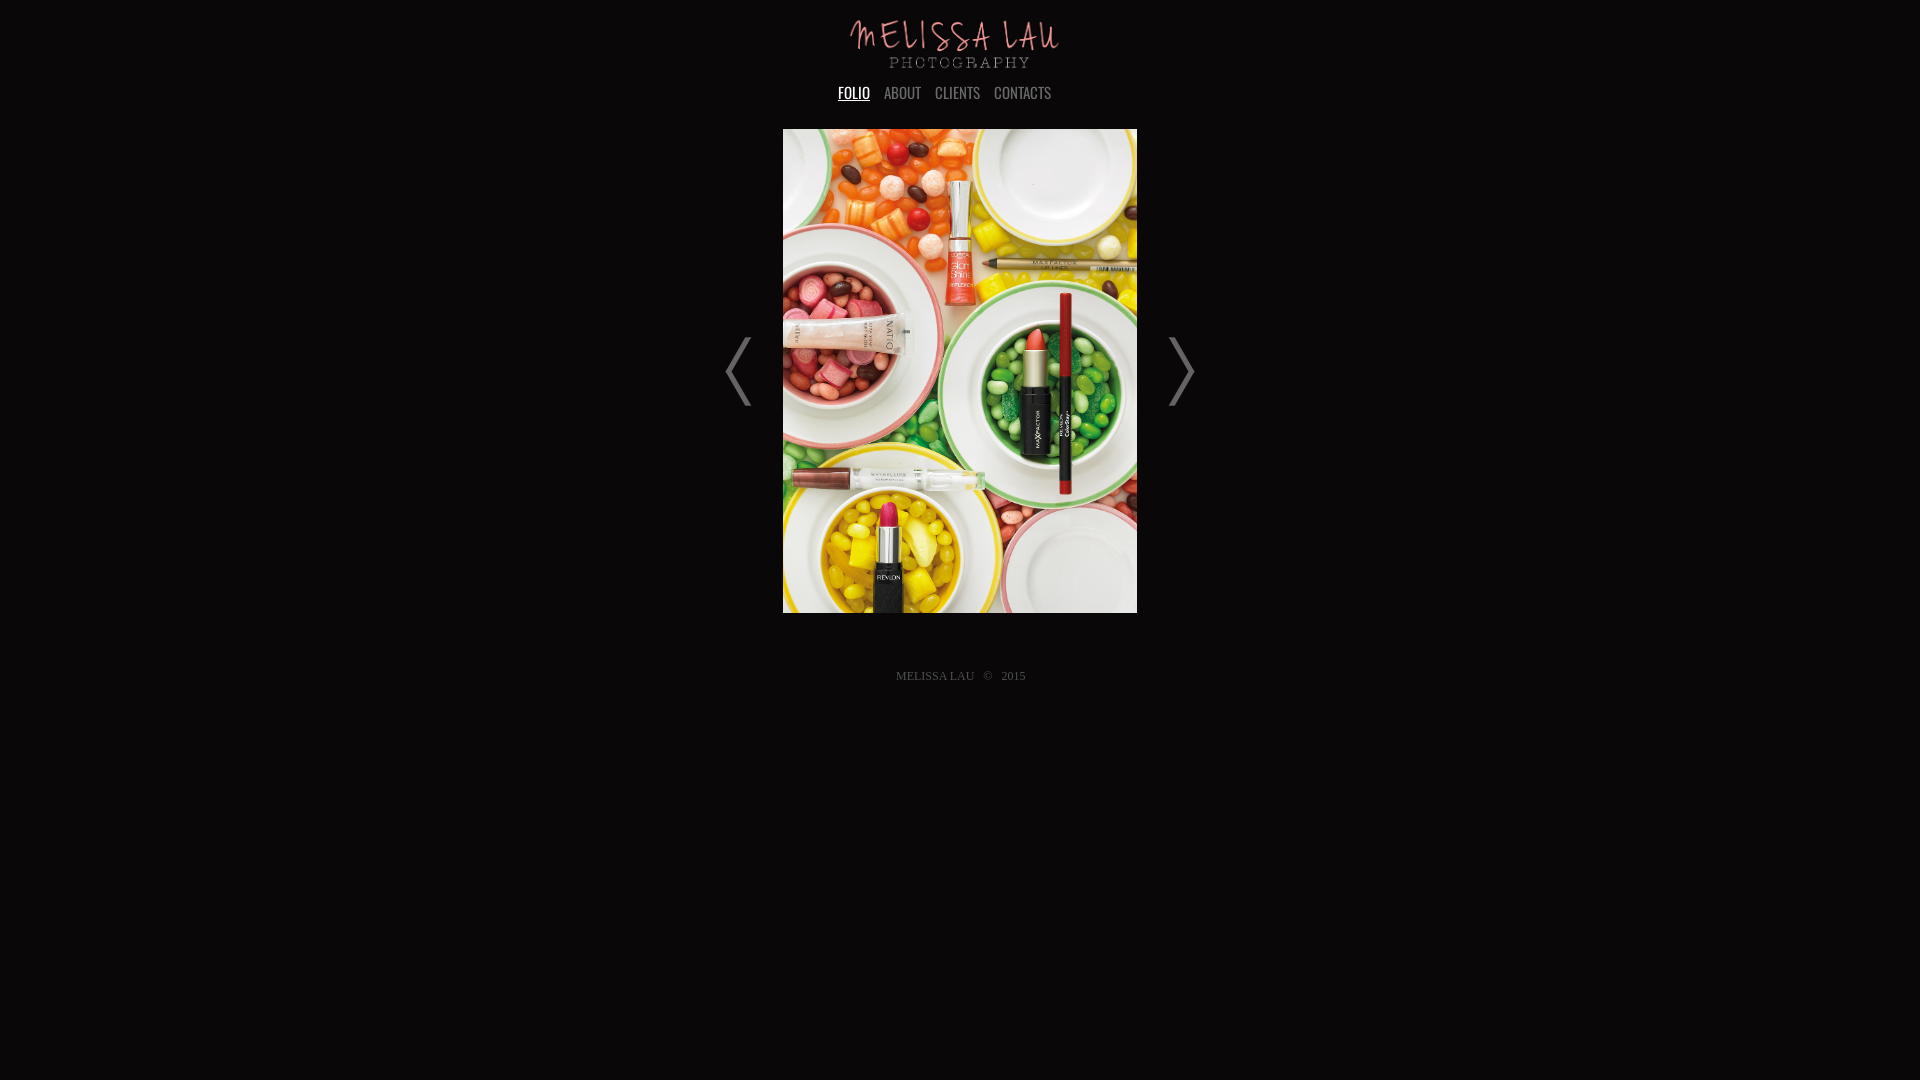 This screenshot has width=1920, height=1080. Describe the element at coordinates (882, 92) in the screenshot. I see `'ABOUT'` at that location.